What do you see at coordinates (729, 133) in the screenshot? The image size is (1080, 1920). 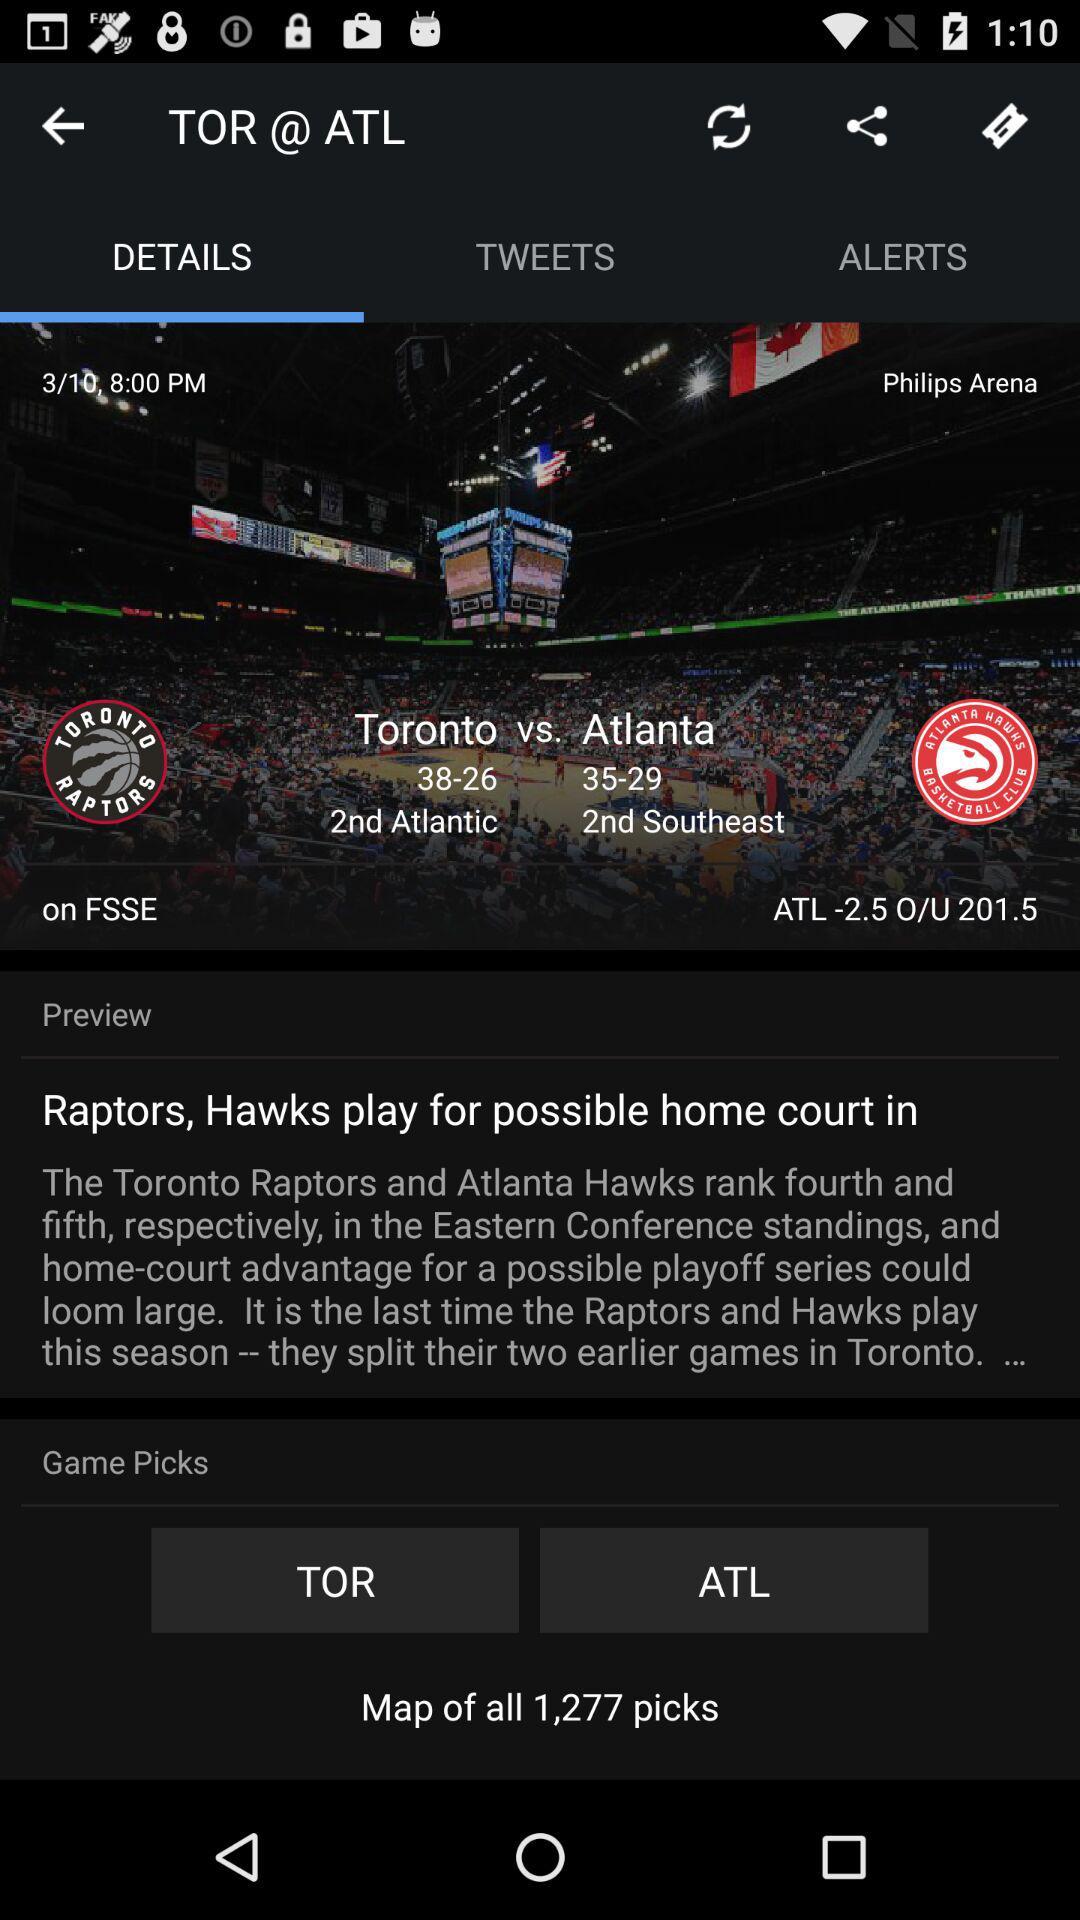 I see `the refresh icon` at bounding box center [729, 133].